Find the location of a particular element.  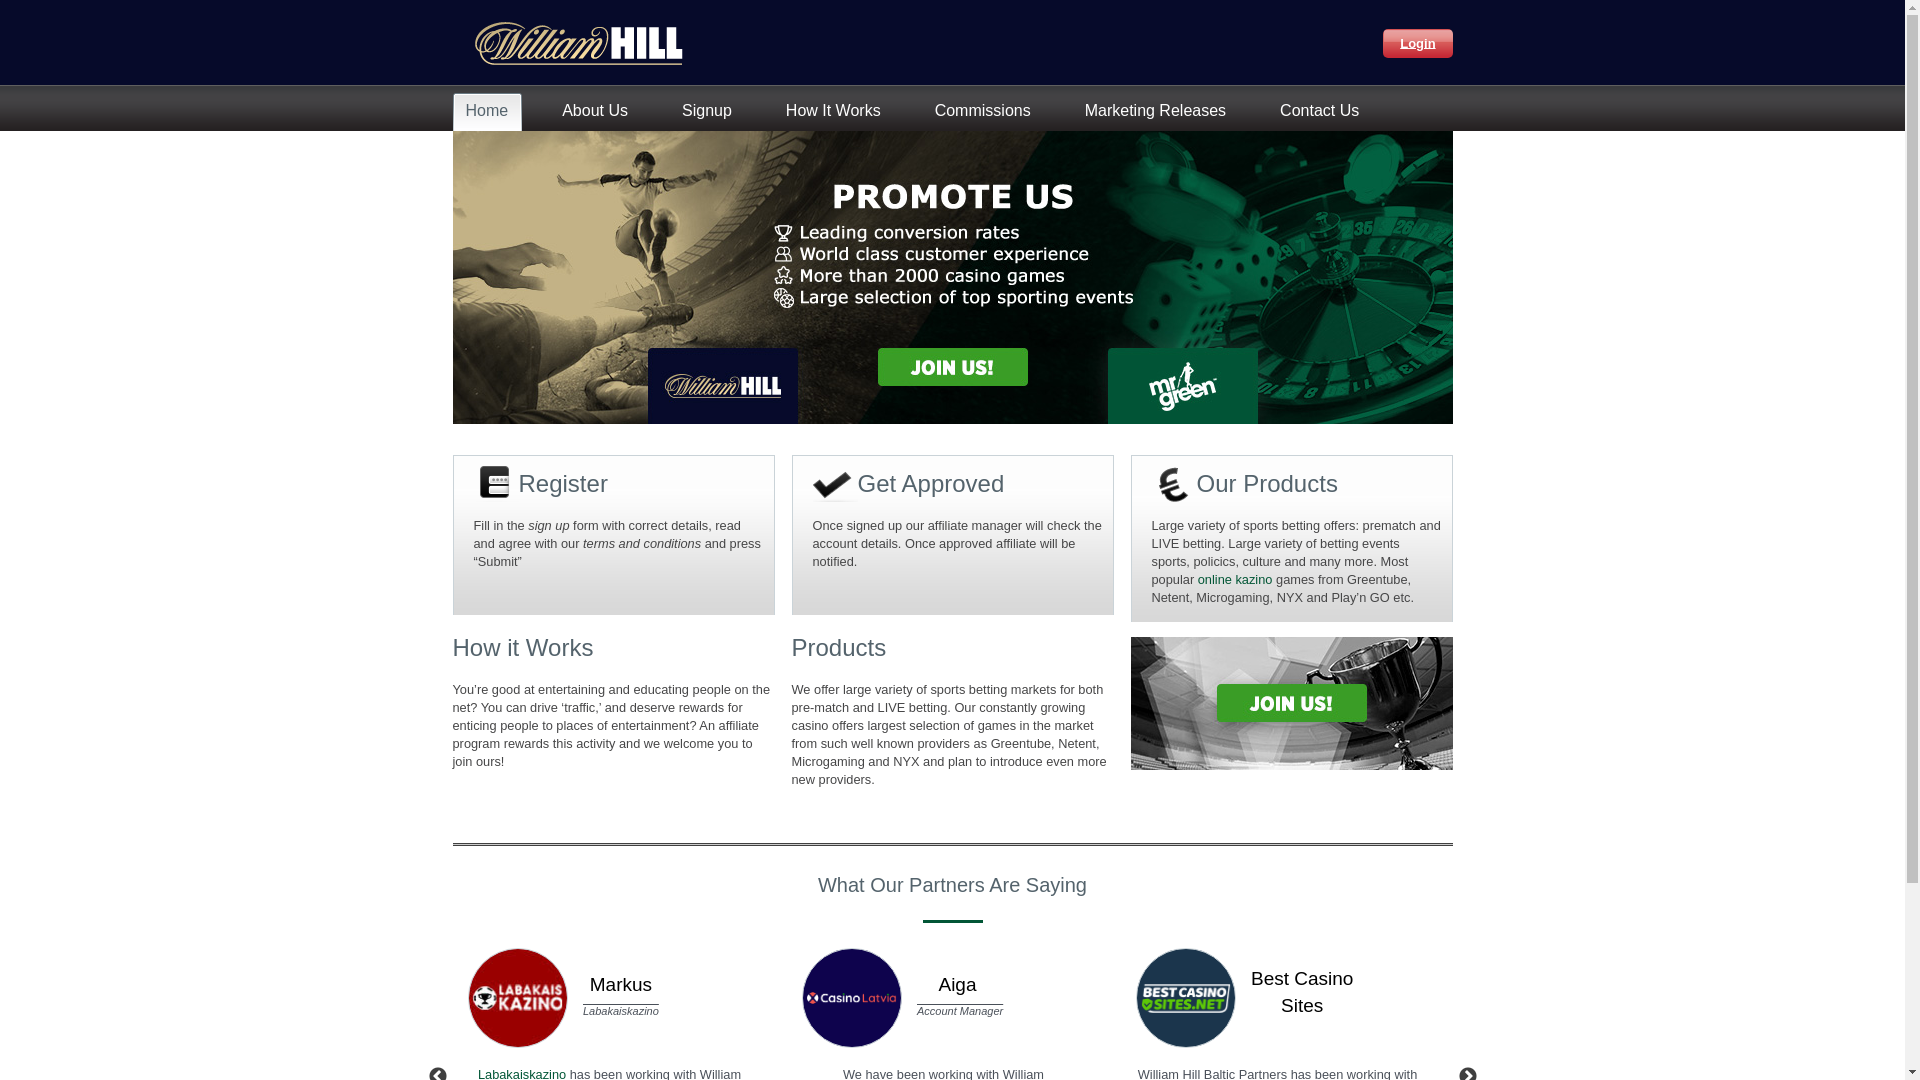

'Login' is located at coordinates (1381, 42).